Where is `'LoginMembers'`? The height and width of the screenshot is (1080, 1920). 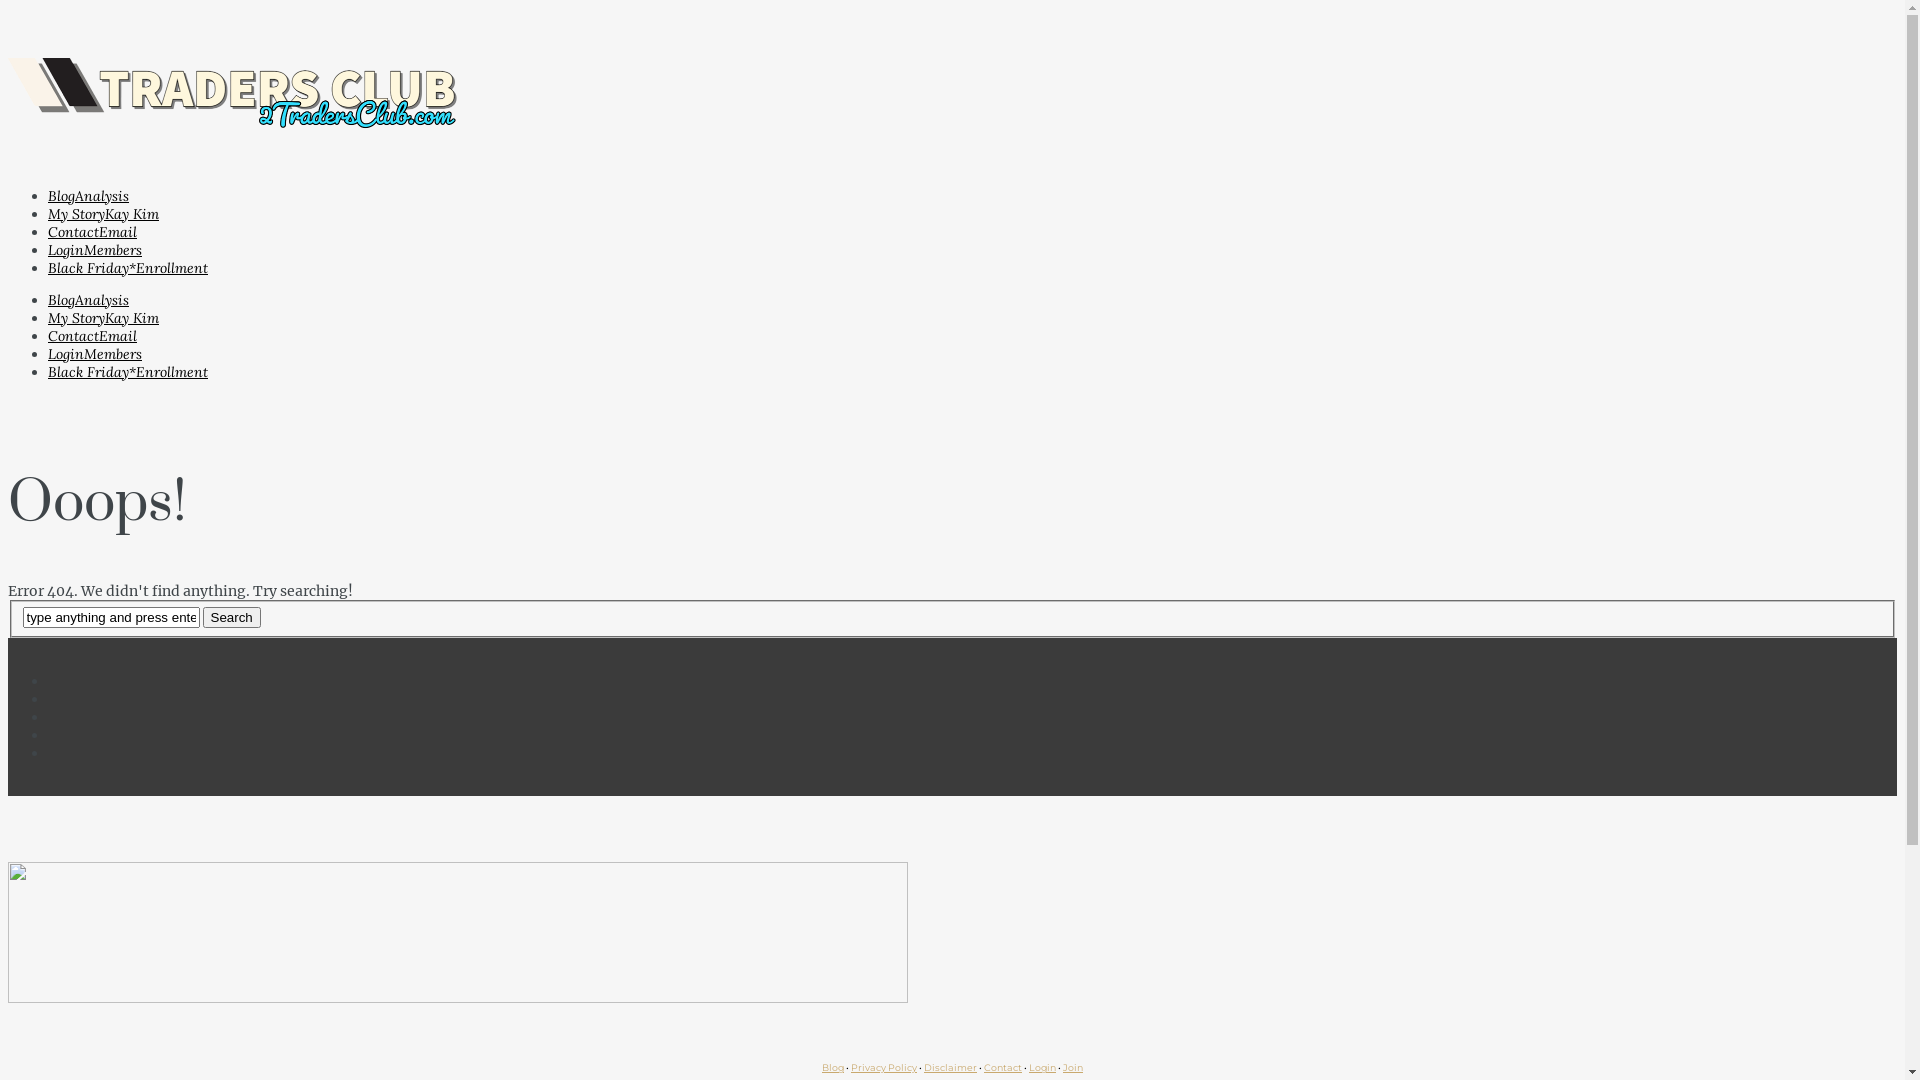 'LoginMembers' is located at coordinates (48, 352).